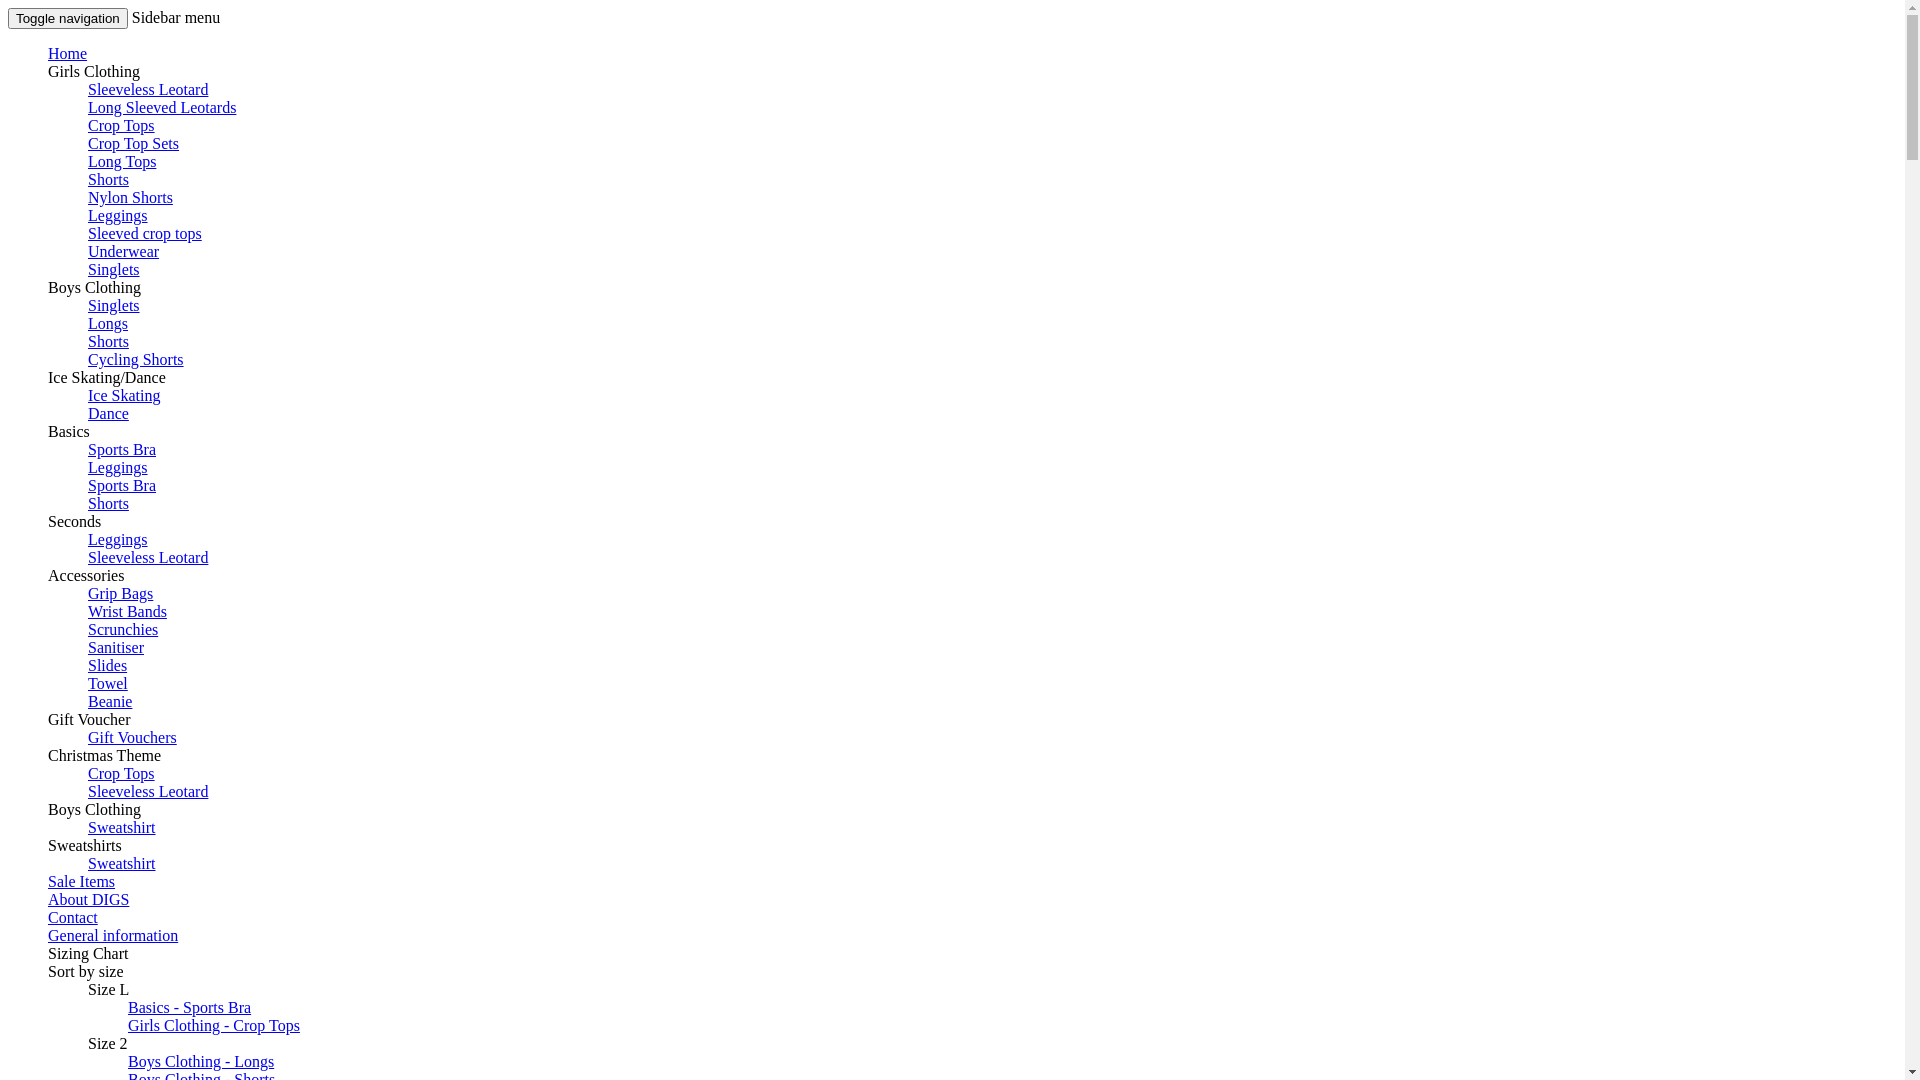 This screenshot has height=1080, width=1920. Describe the element at coordinates (109, 700) in the screenshot. I see `'Beanie'` at that location.